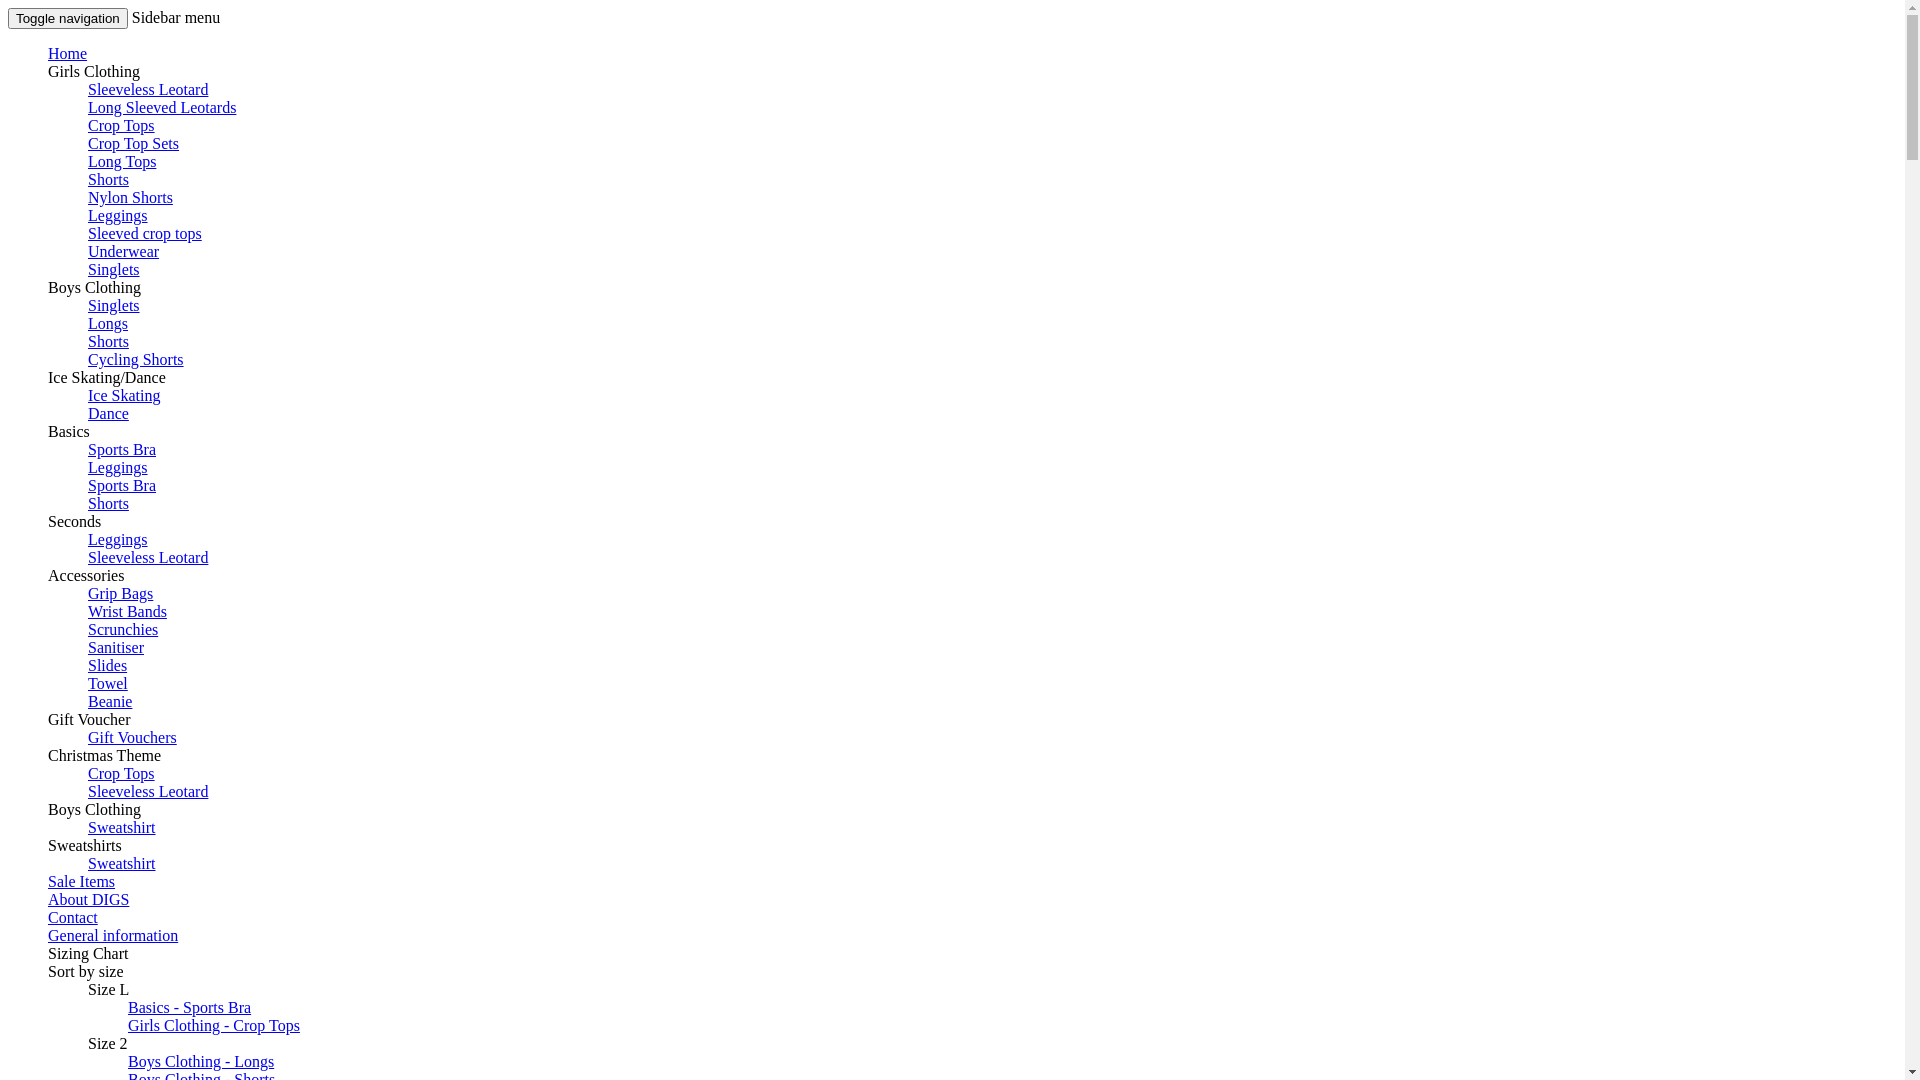 This screenshot has height=1080, width=1920. Describe the element at coordinates (109, 700) in the screenshot. I see `'Beanie'` at that location.